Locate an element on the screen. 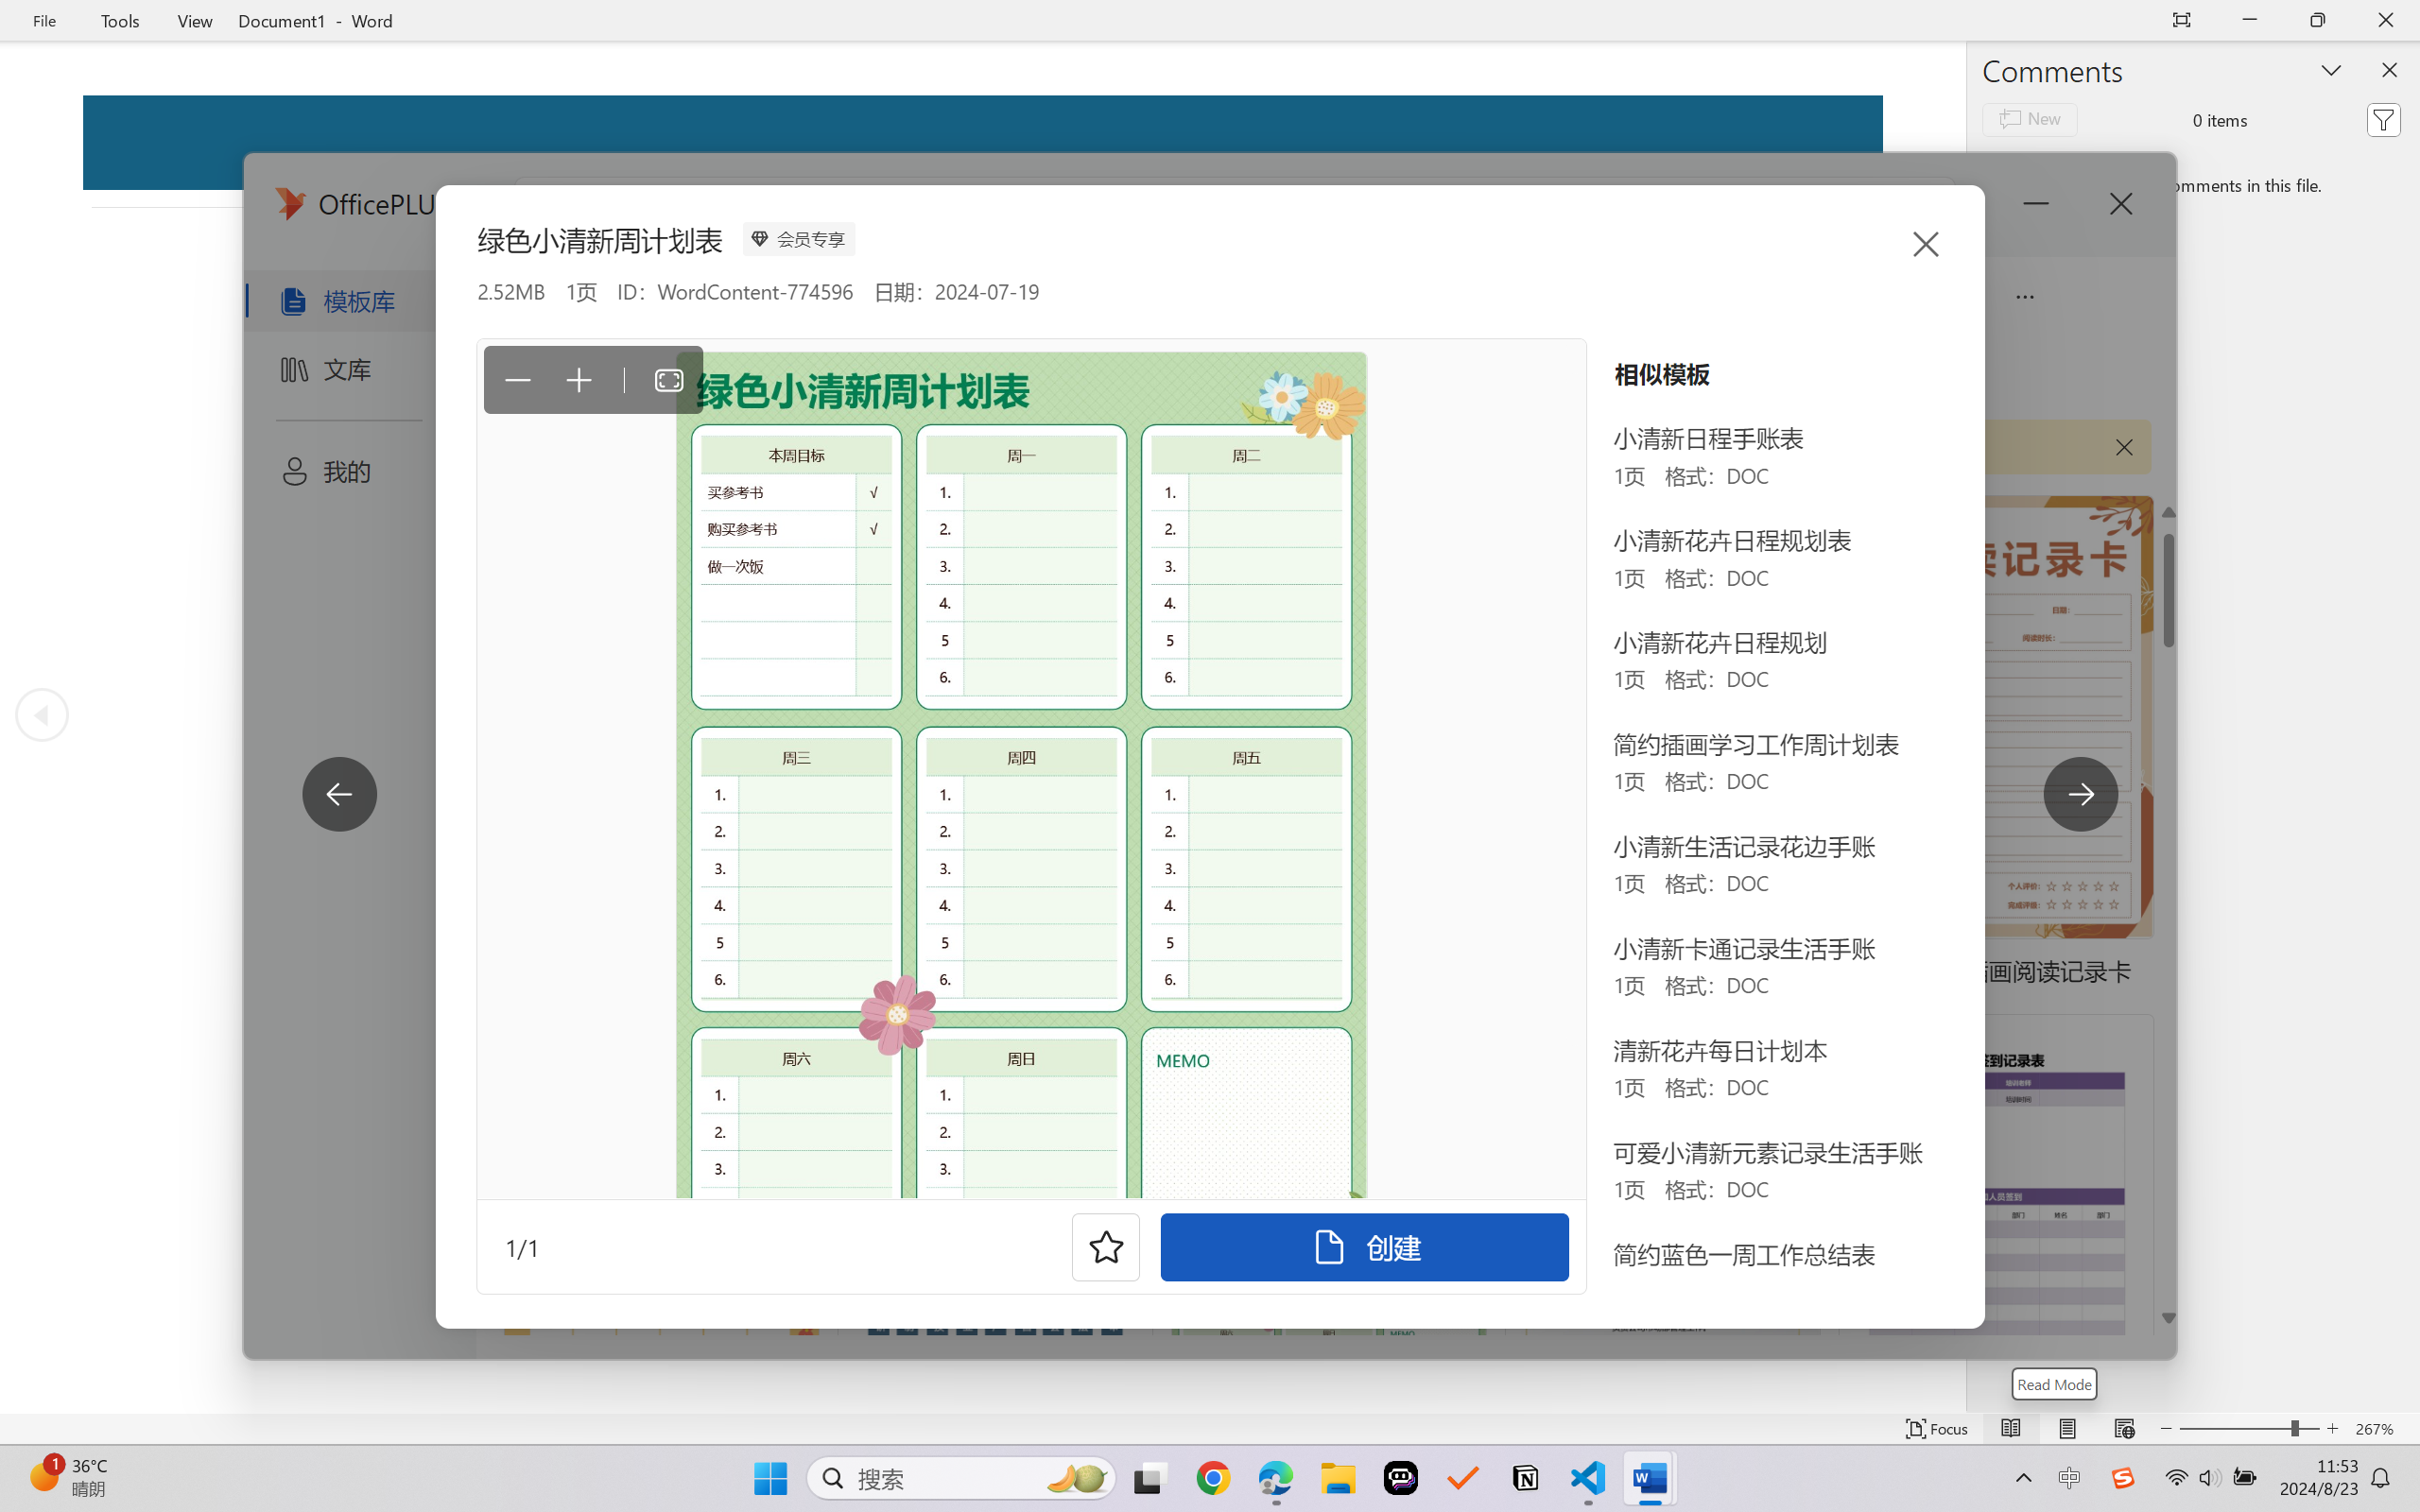 The height and width of the screenshot is (1512, 2420). 'Decrease Text Size' is located at coordinates (2165, 1428).